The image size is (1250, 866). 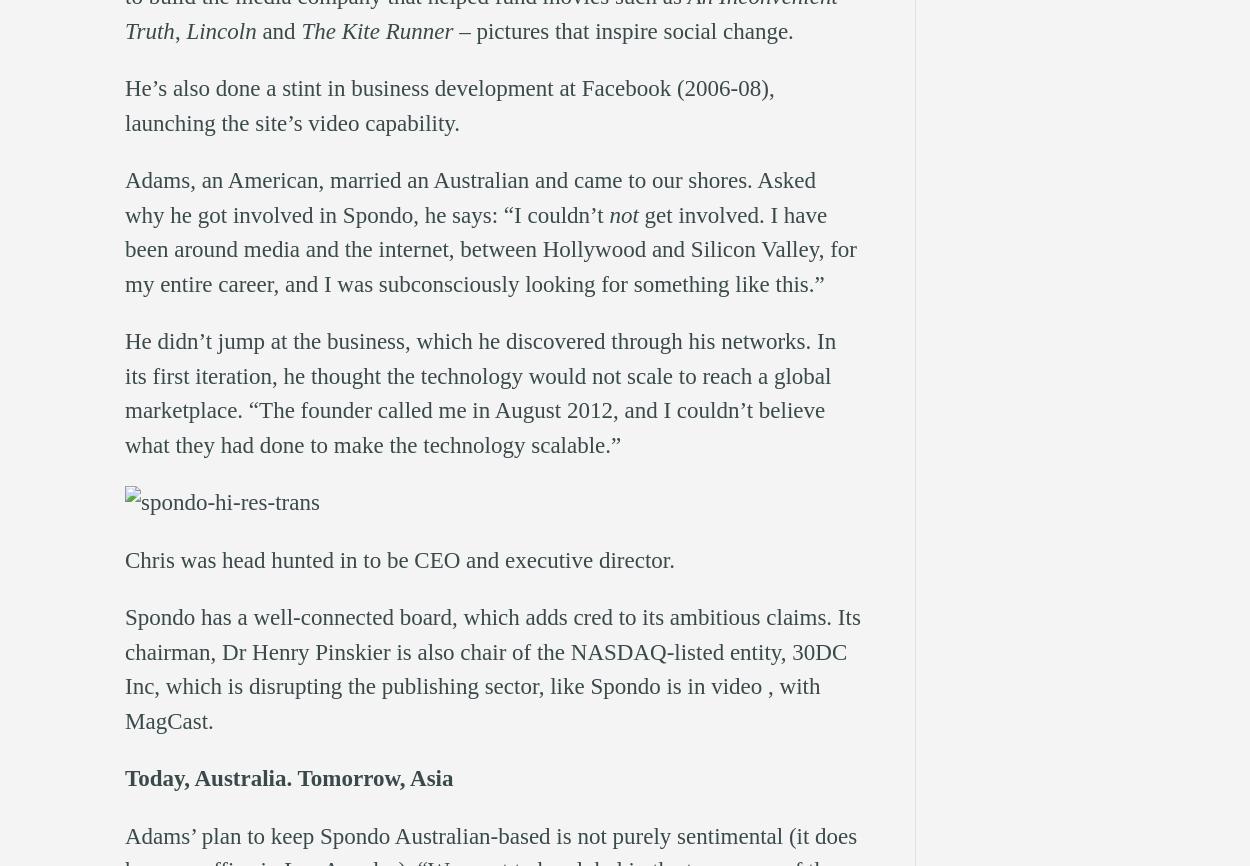 I want to click on 'The Kite Runner', so click(x=377, y=30).